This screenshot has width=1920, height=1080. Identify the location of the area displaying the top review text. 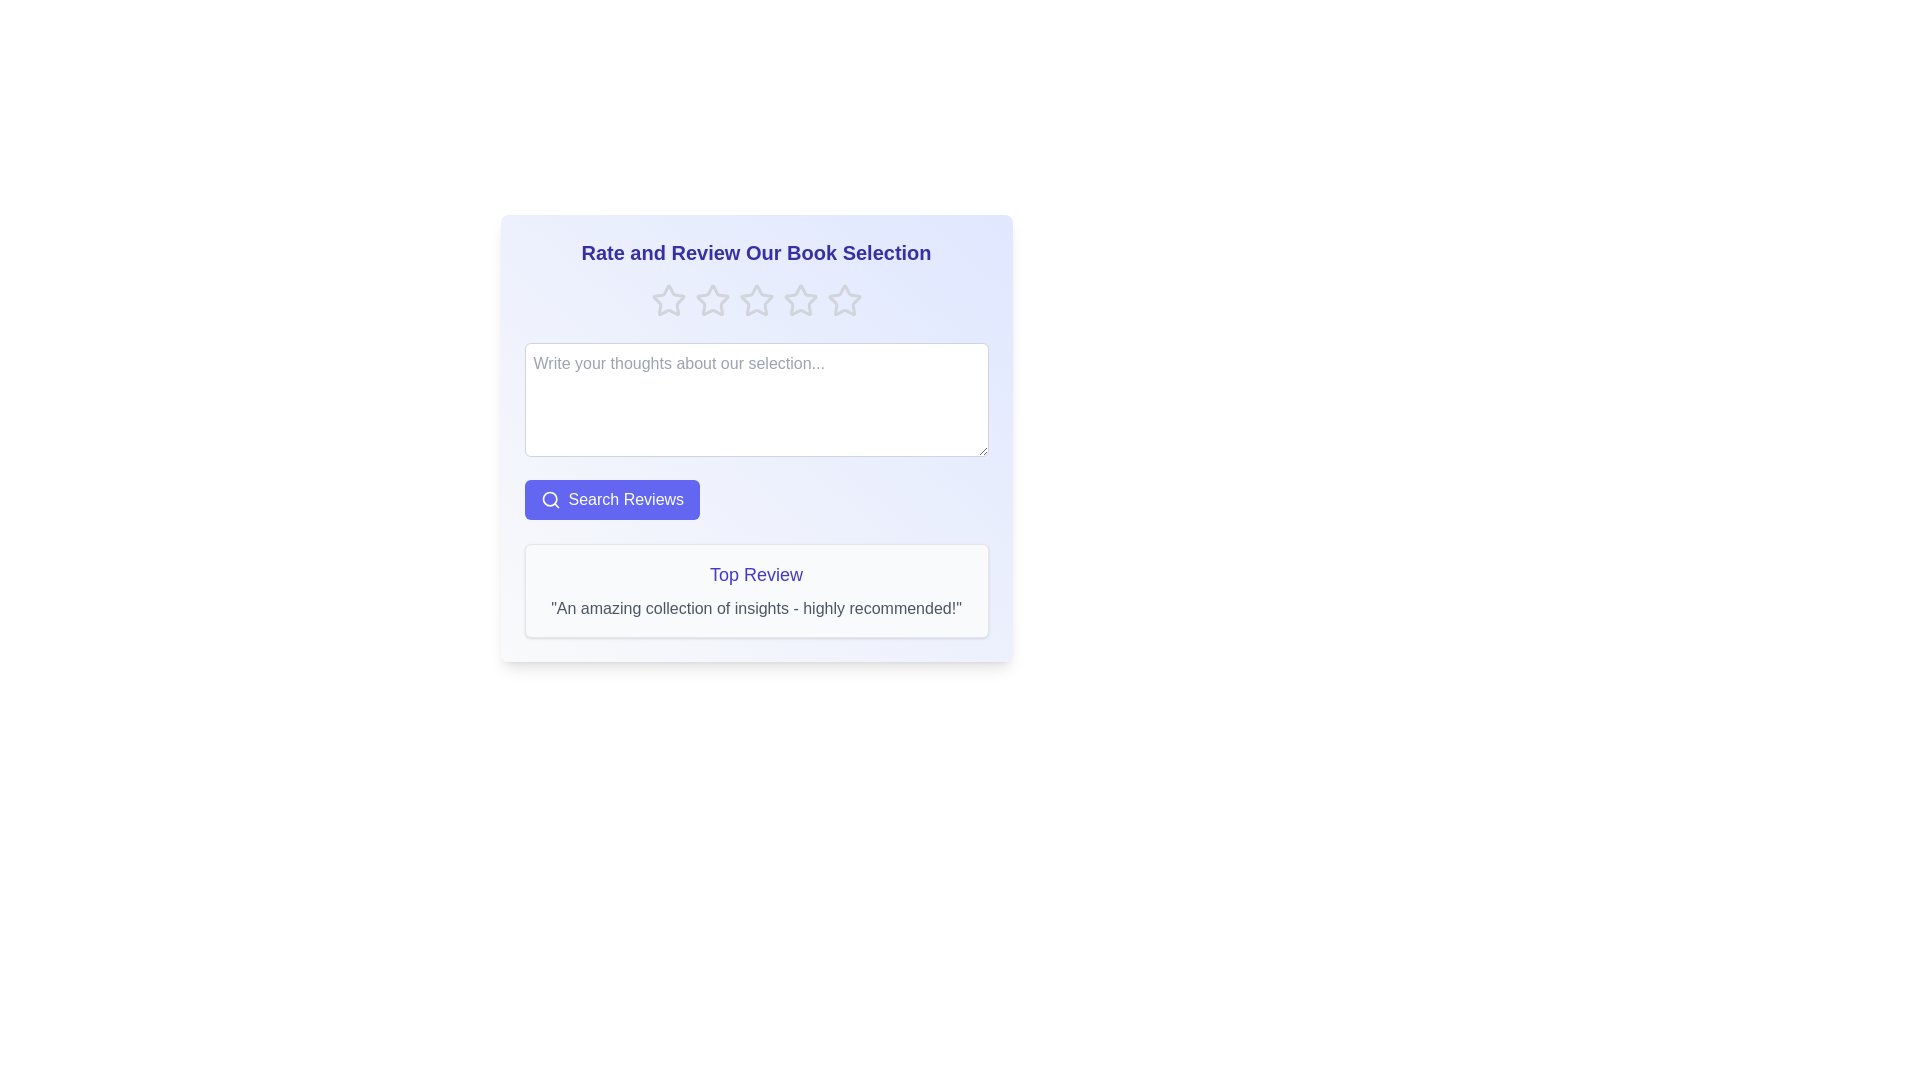
(755, 589).